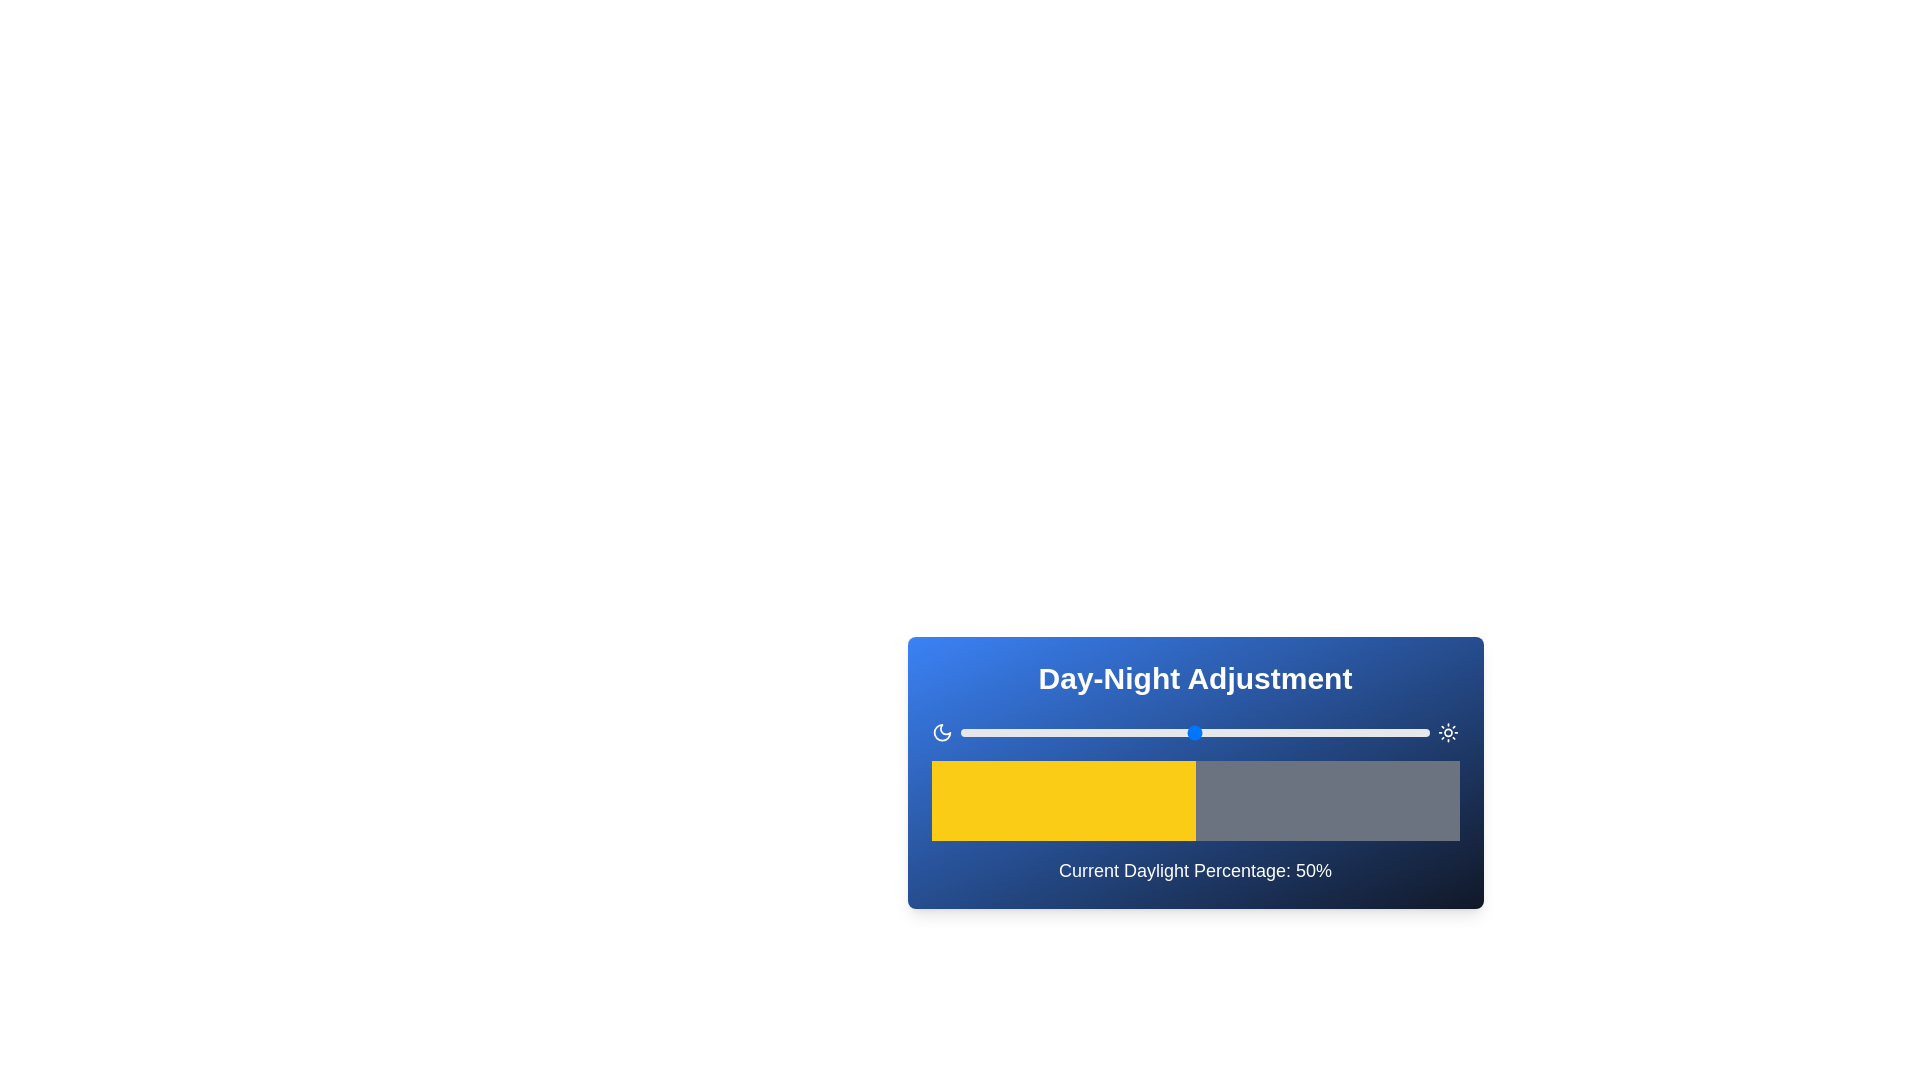  What do you see at coordinates (1186, 732) in the screenshot?
I see `the slider to set the daylight percentage to 48` at bounding box center [1186, 732].